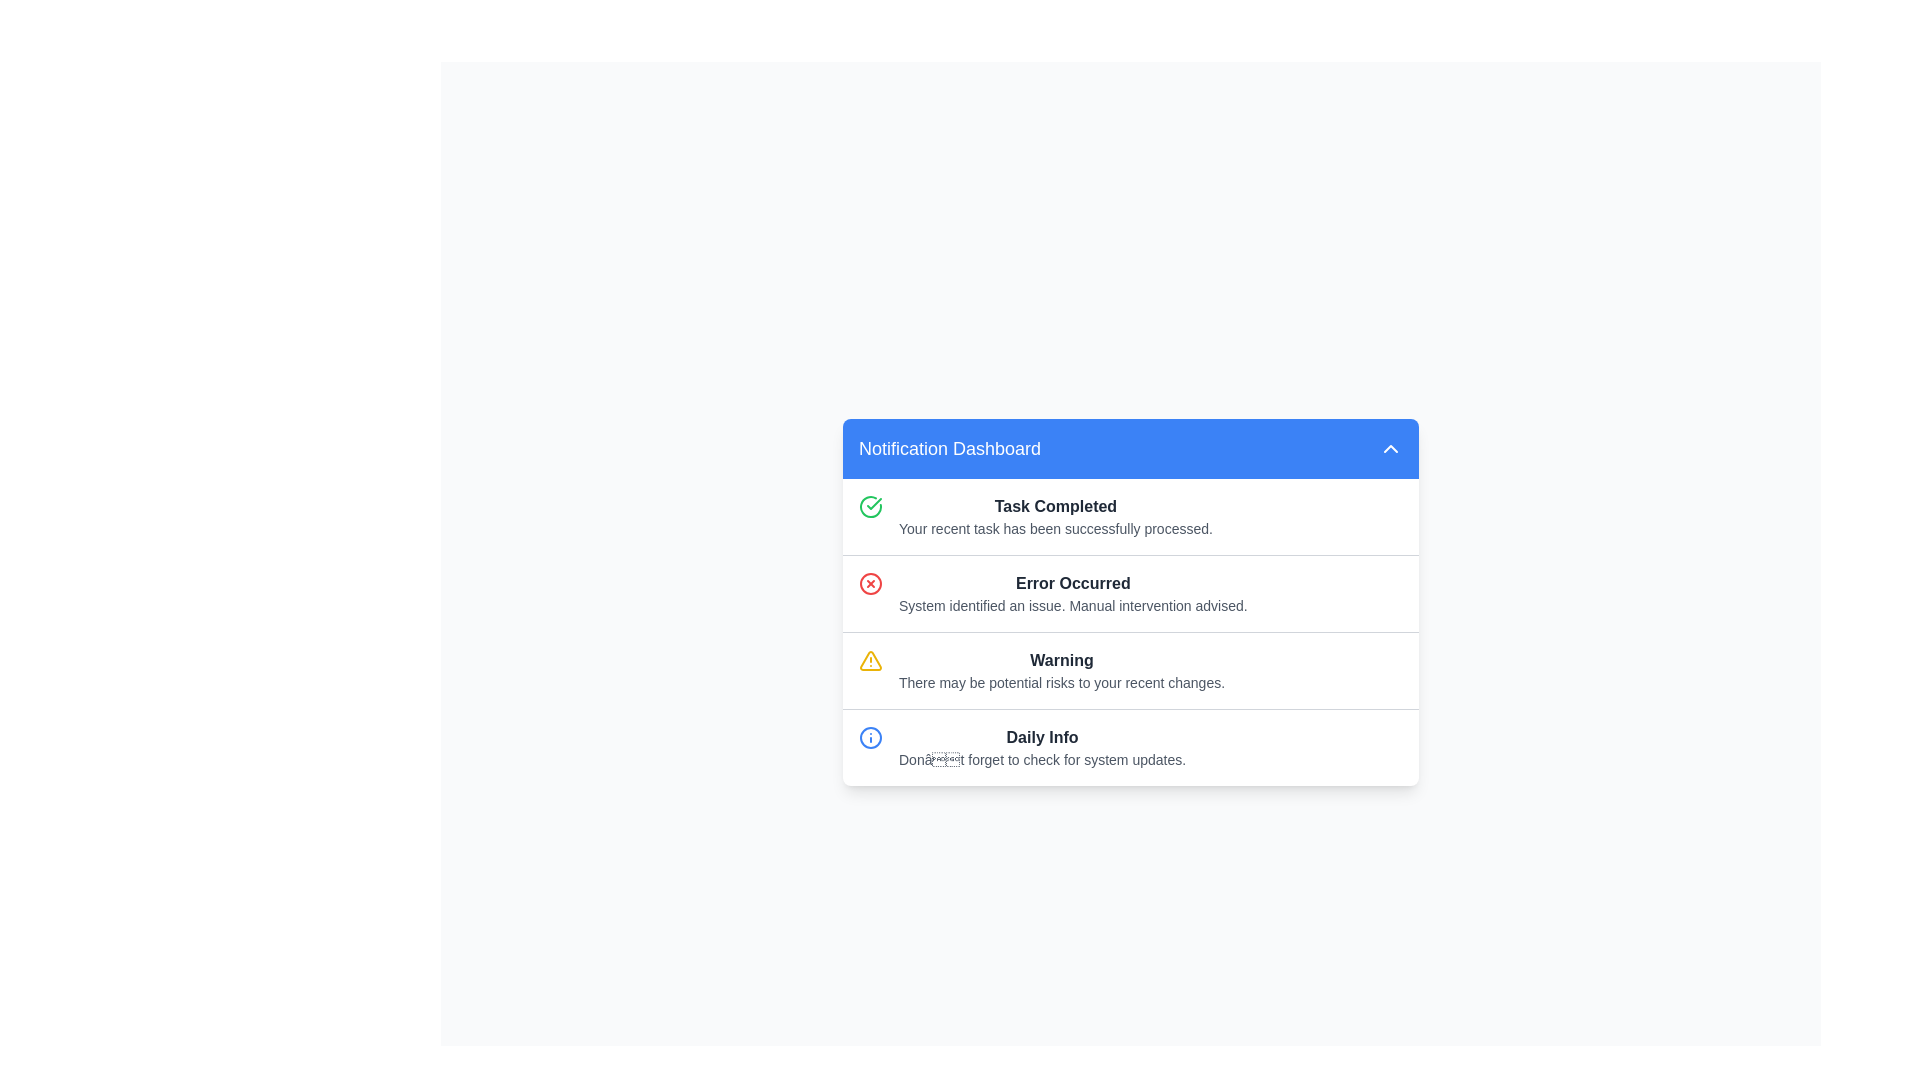 This screenshot has height=1080, width=1920. What do you see at coordinates (1072, 583) in the screenshot?
I see `the bold text label reading 'Error Occurred', which is styled in a semi-bold font and is part of a notification card, positioned above the smaller text and below the 'Task Completed' section` at bounding box center [1072, 583].